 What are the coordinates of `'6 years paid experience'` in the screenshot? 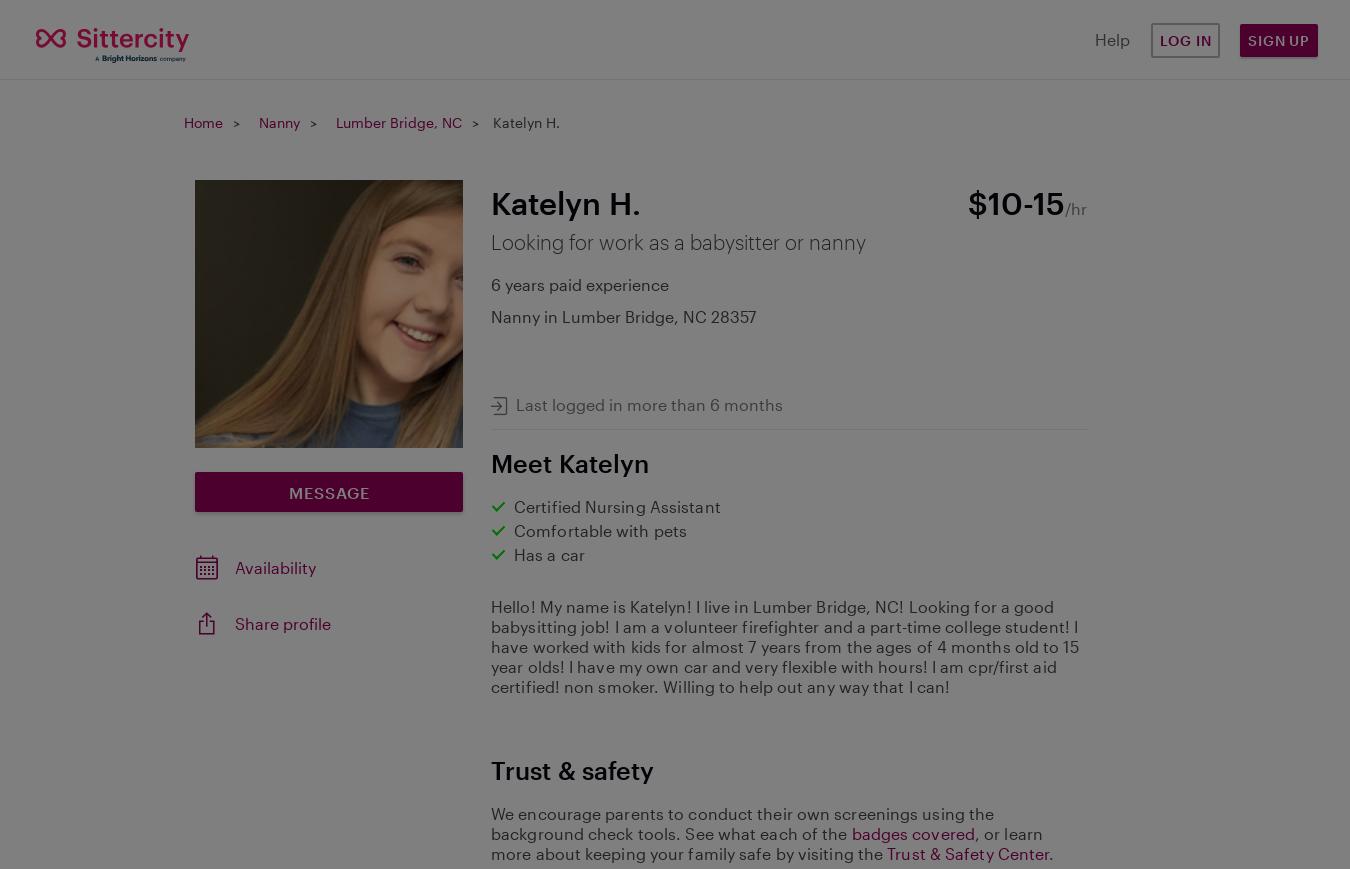 It's located at (579, 282).